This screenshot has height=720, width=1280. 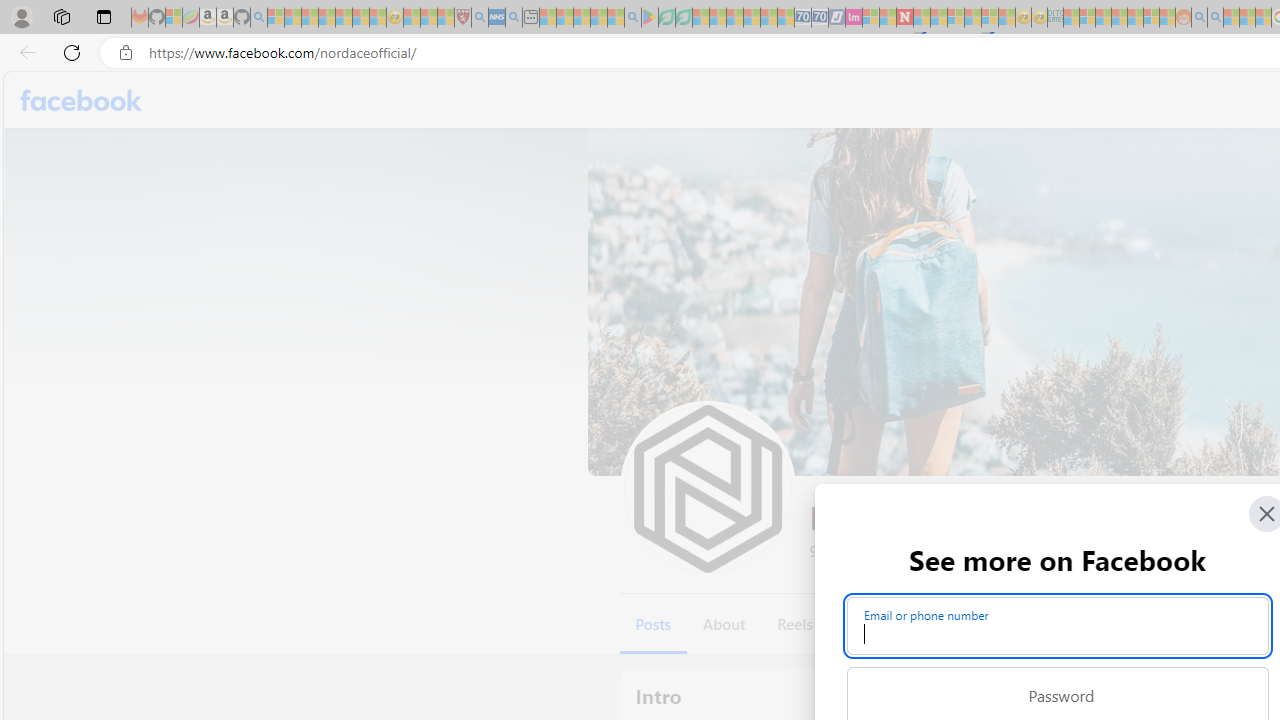 I want to click on 'Email or phone number', so click(x=1056, y=625).